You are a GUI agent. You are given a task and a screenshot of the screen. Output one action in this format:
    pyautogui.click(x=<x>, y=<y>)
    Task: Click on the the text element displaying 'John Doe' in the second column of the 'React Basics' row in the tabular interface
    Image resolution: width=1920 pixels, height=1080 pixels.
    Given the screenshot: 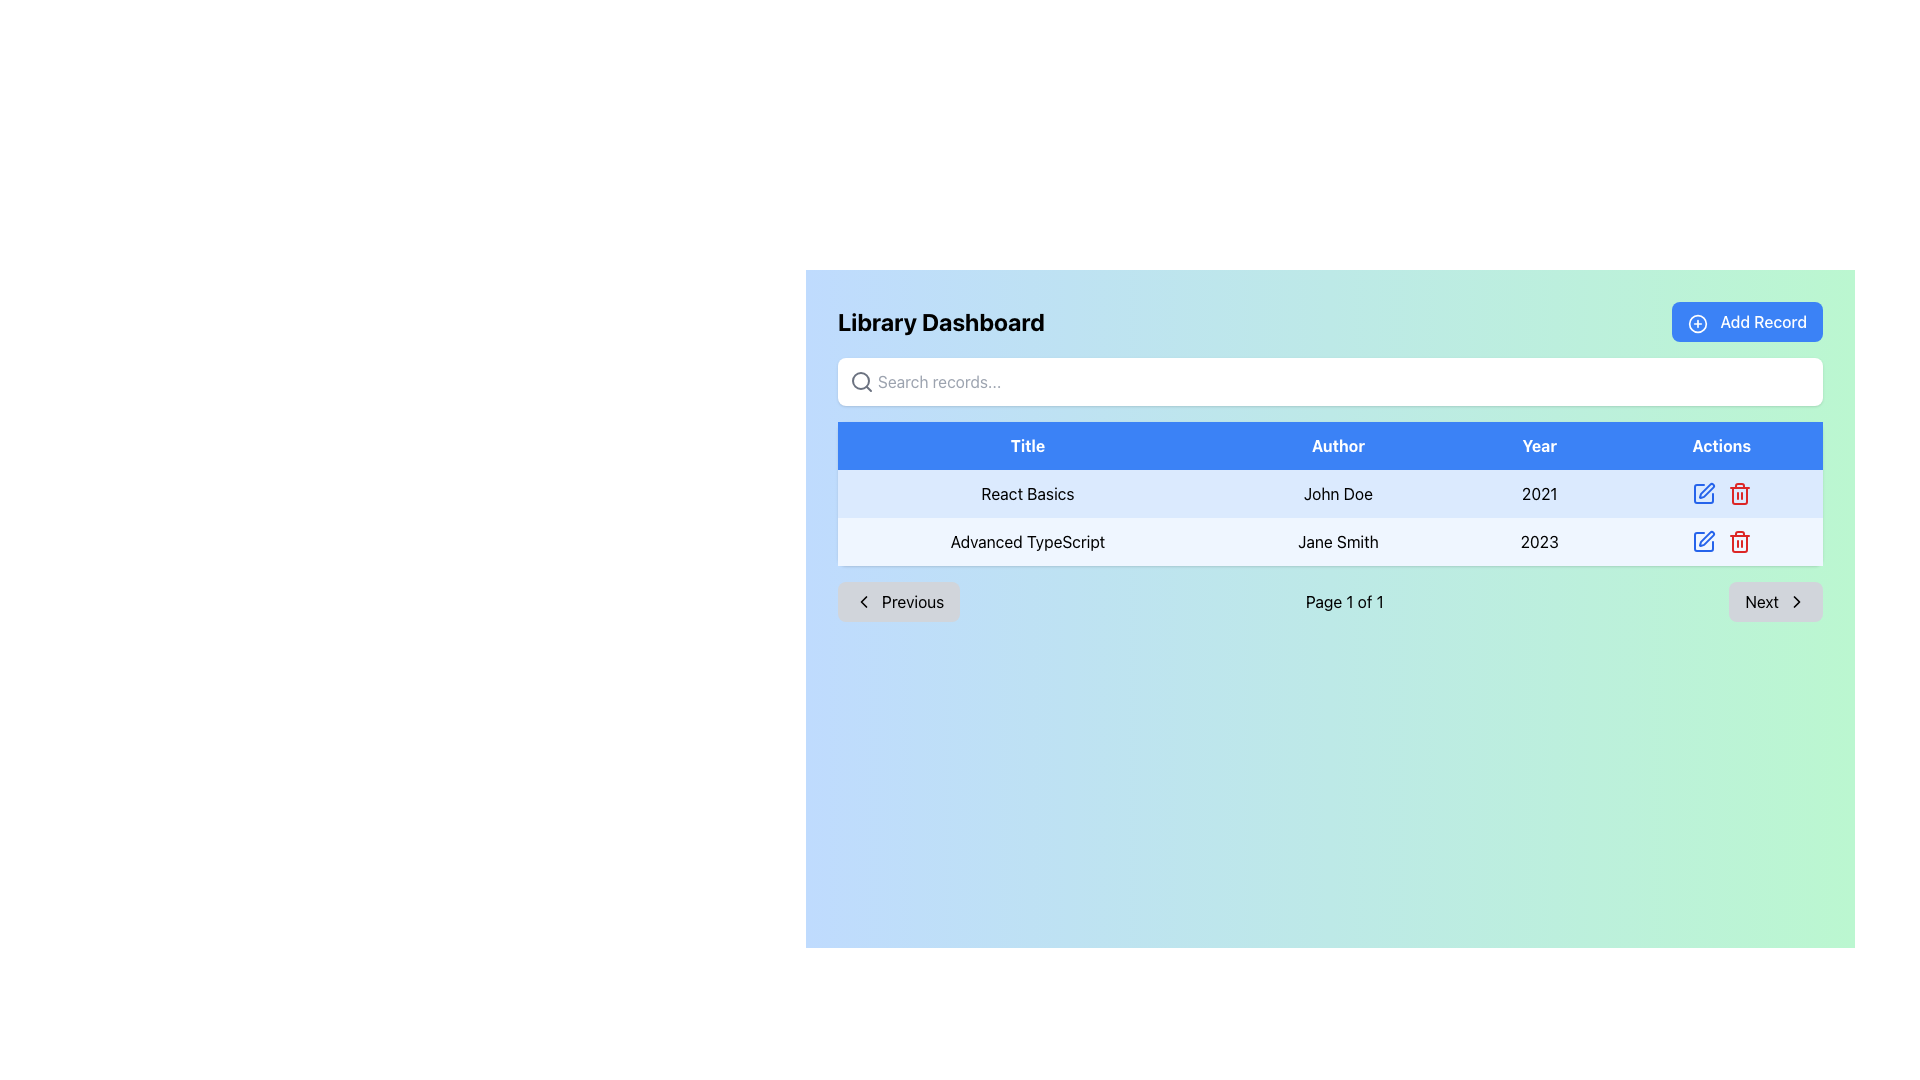 What is the action you would take?
    pyautogui.click(x=1338, y=493)
    